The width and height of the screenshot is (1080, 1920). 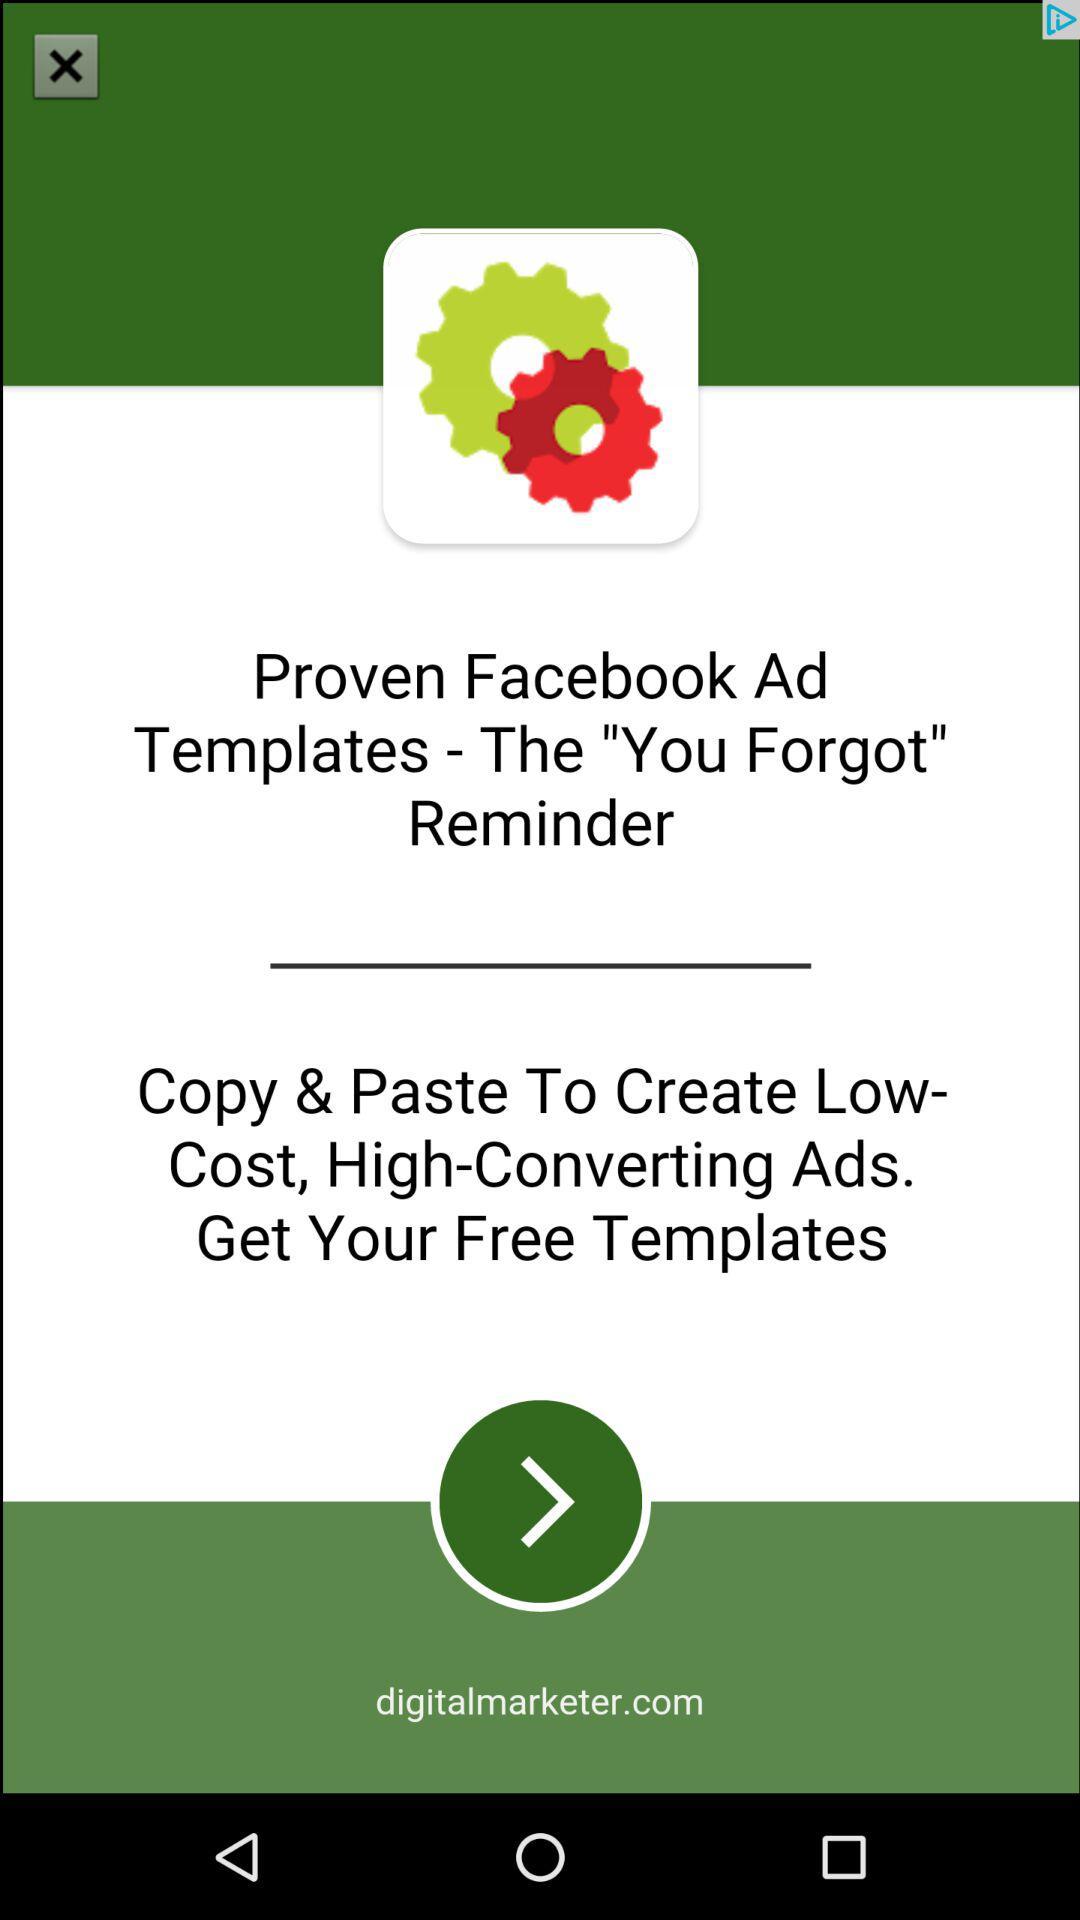 I want to click on the close icon, so click(x=77, y=83).